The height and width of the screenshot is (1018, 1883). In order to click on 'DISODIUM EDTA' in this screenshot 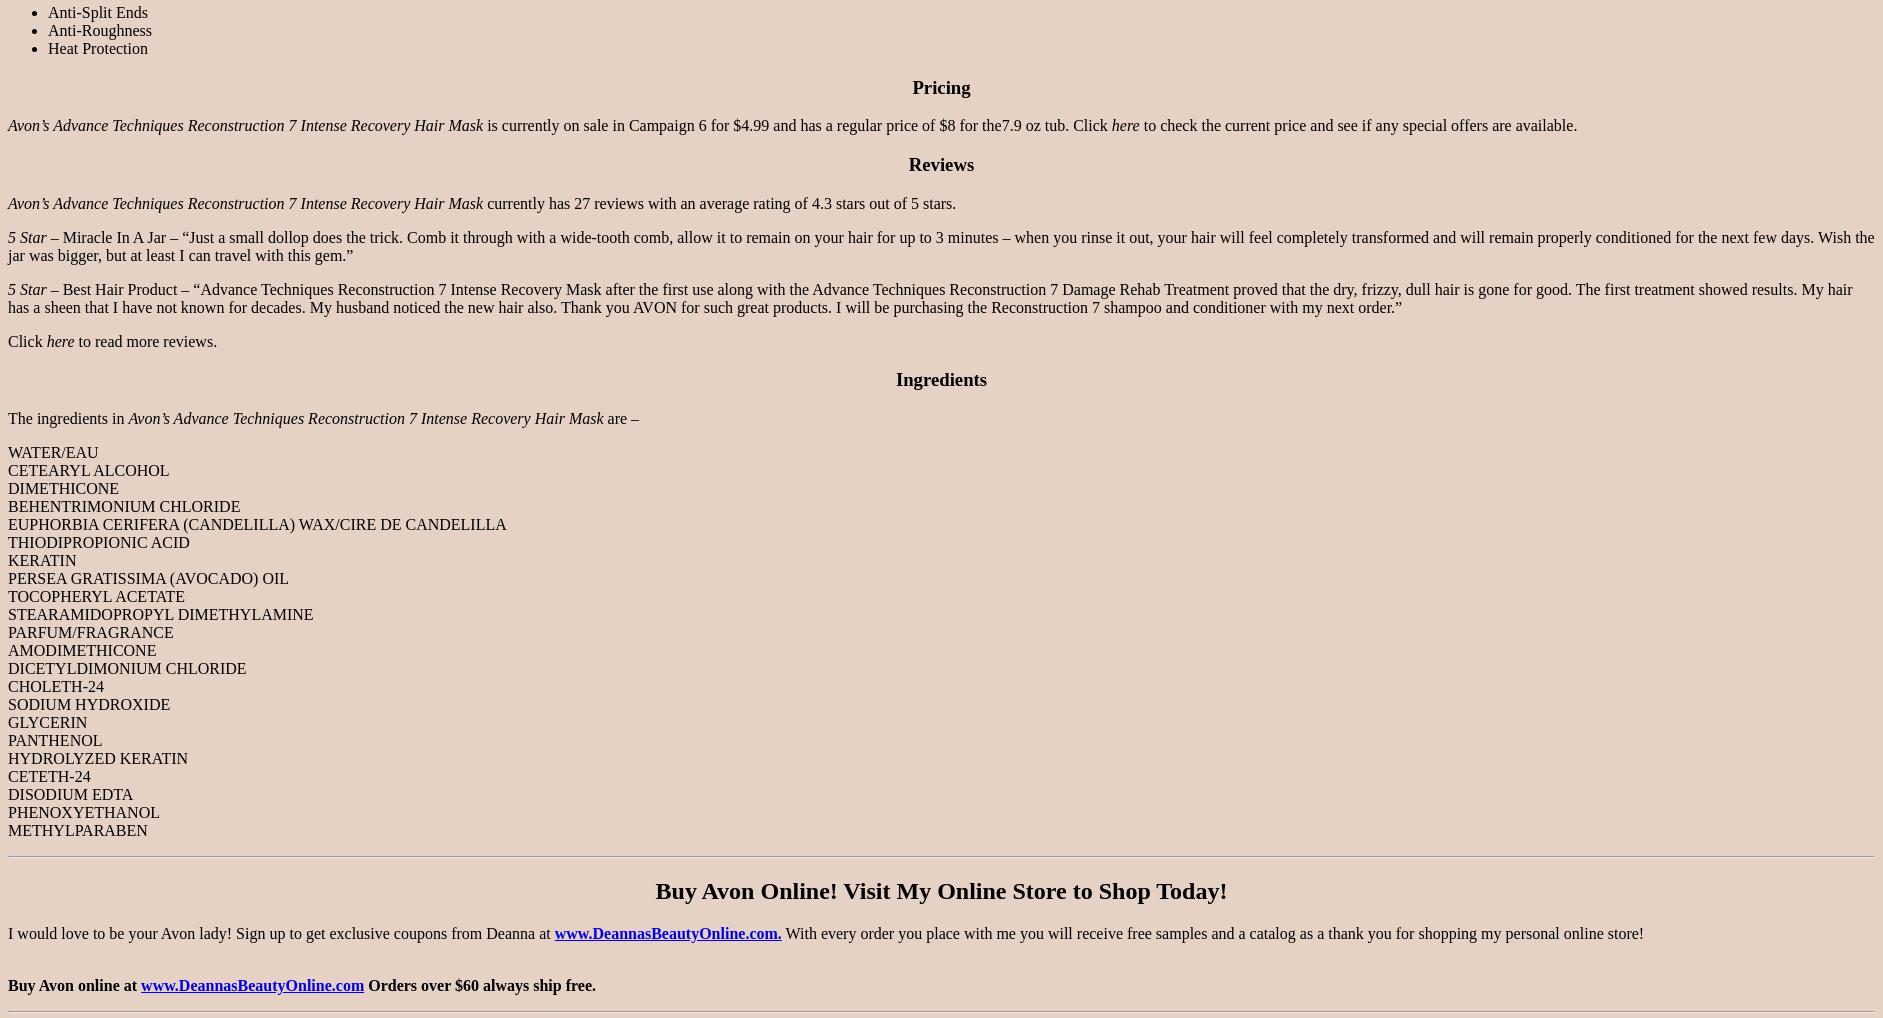, I will do `click(69, 794)`.